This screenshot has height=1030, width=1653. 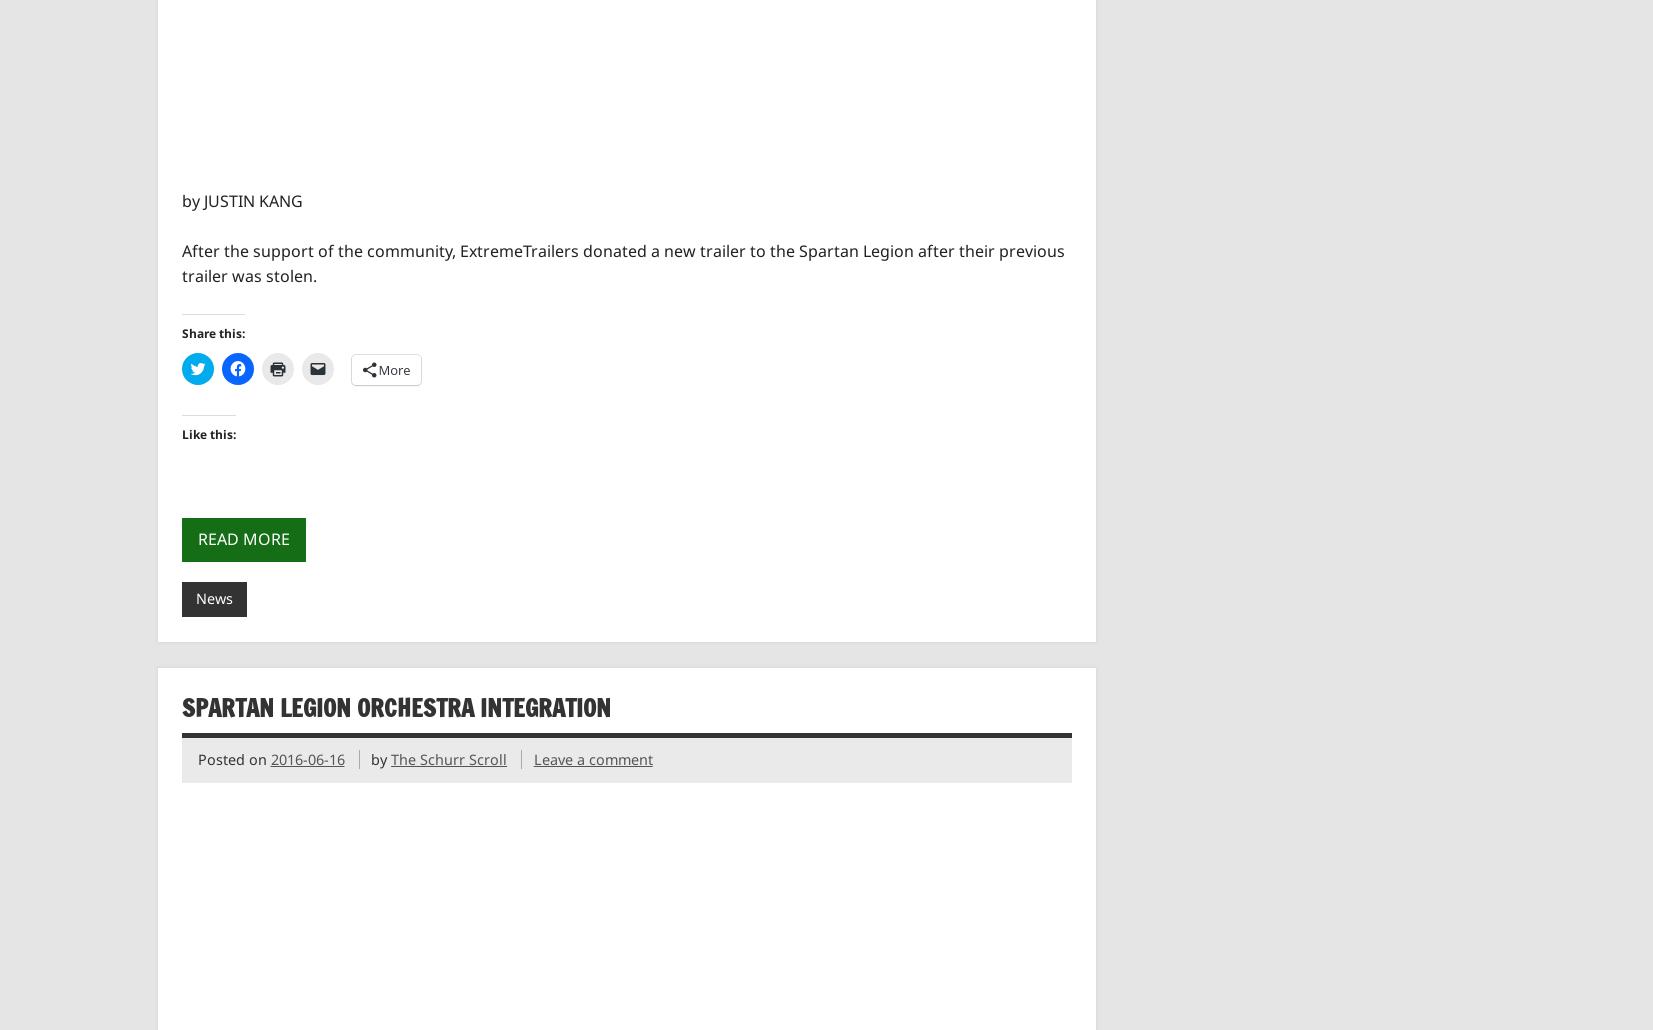 I want to click on 'Posted on', so click(x=232, y=759).